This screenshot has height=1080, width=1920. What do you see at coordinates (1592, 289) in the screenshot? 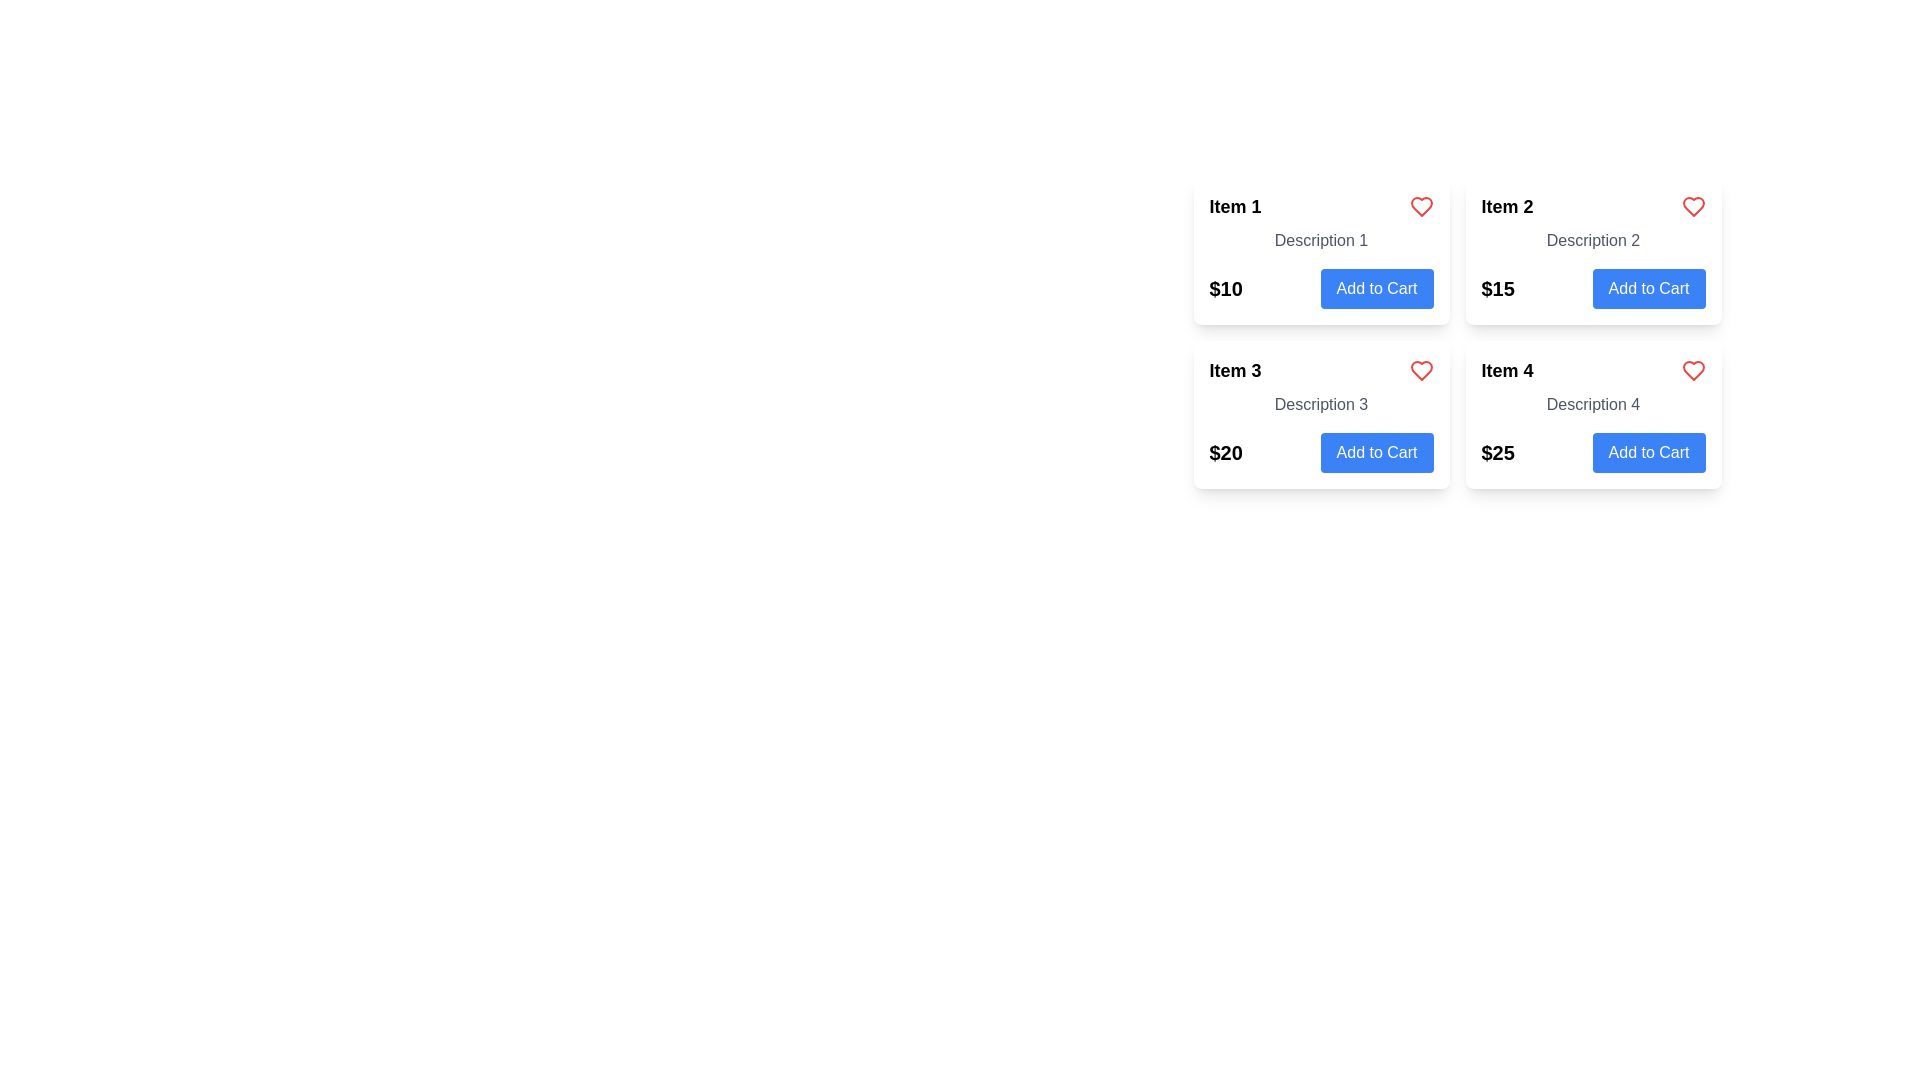
I see `the 'Add to Cart' button located at the bottom of the second item card, which displays the price '$15' on the left` at bounding box center [1592, 289].